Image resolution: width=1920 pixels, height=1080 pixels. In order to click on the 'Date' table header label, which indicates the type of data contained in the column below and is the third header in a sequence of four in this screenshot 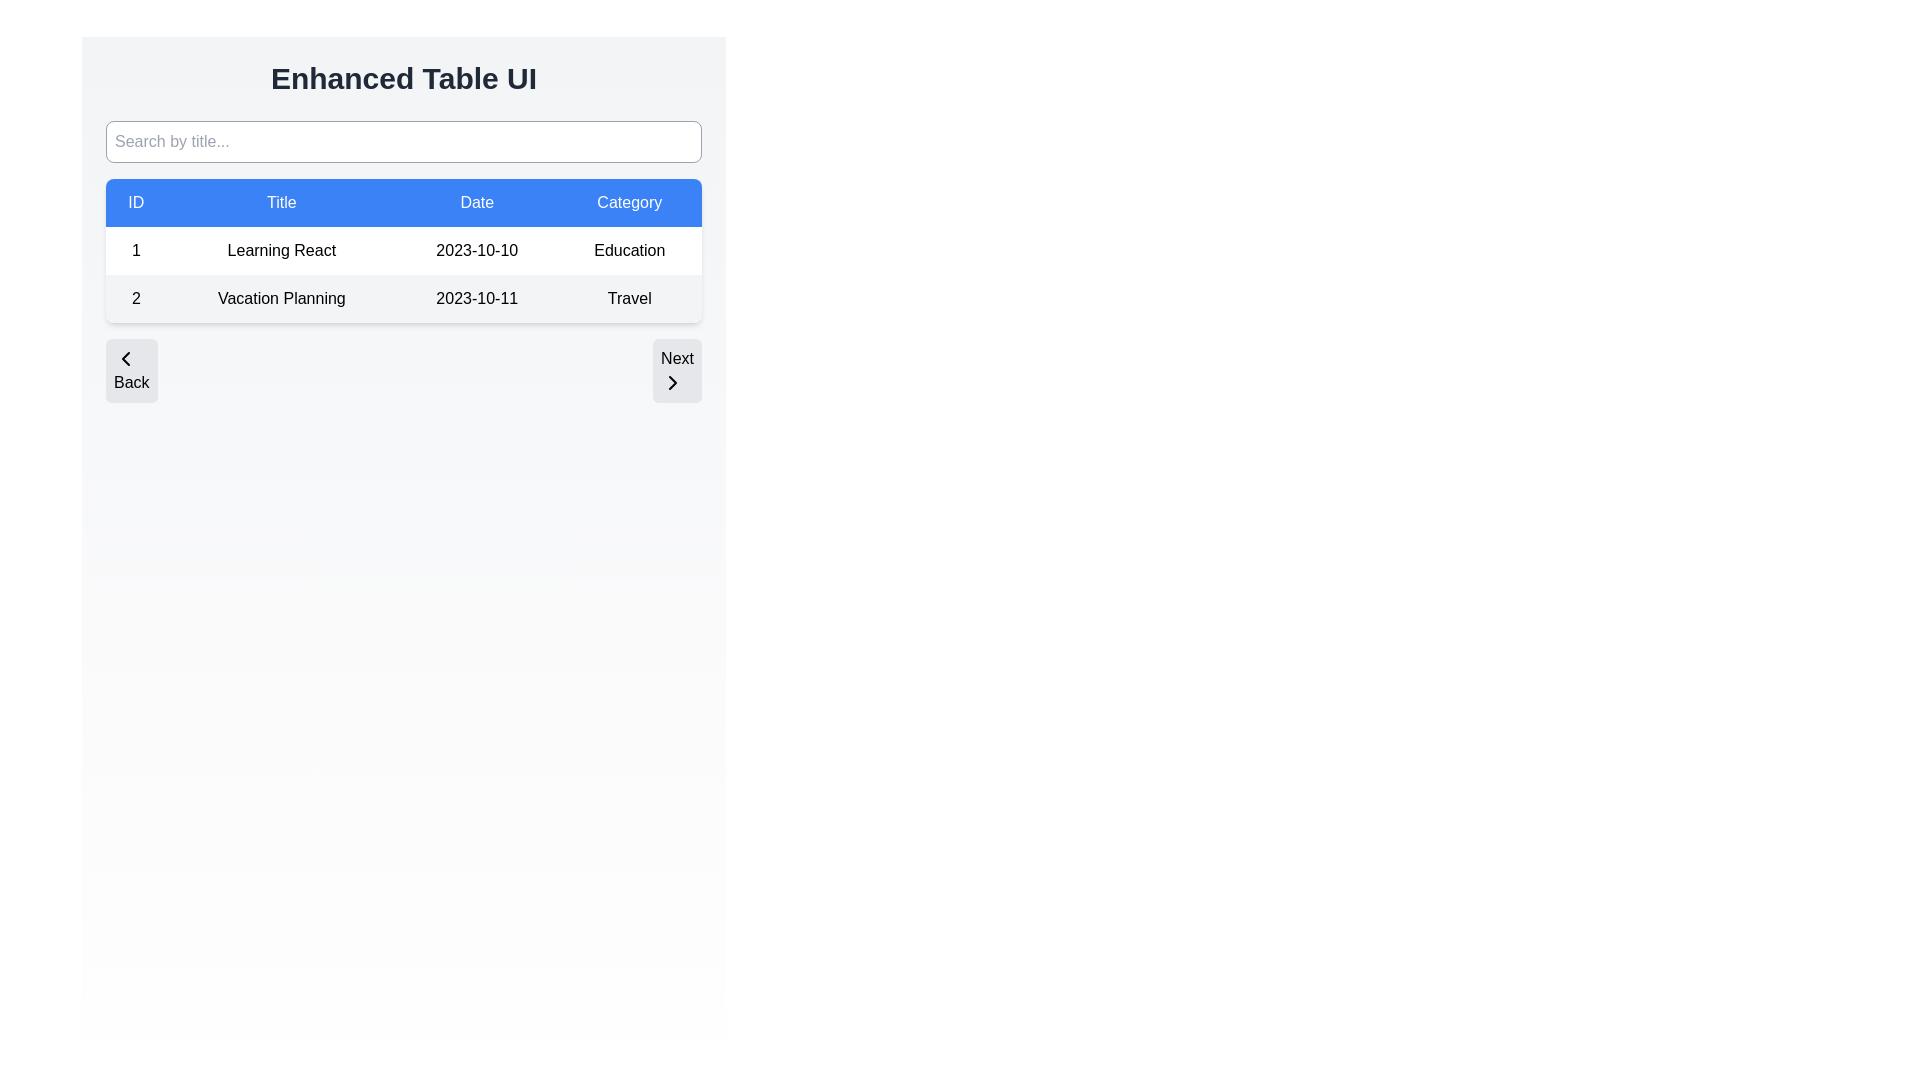, I will do `click(476, 203)`.